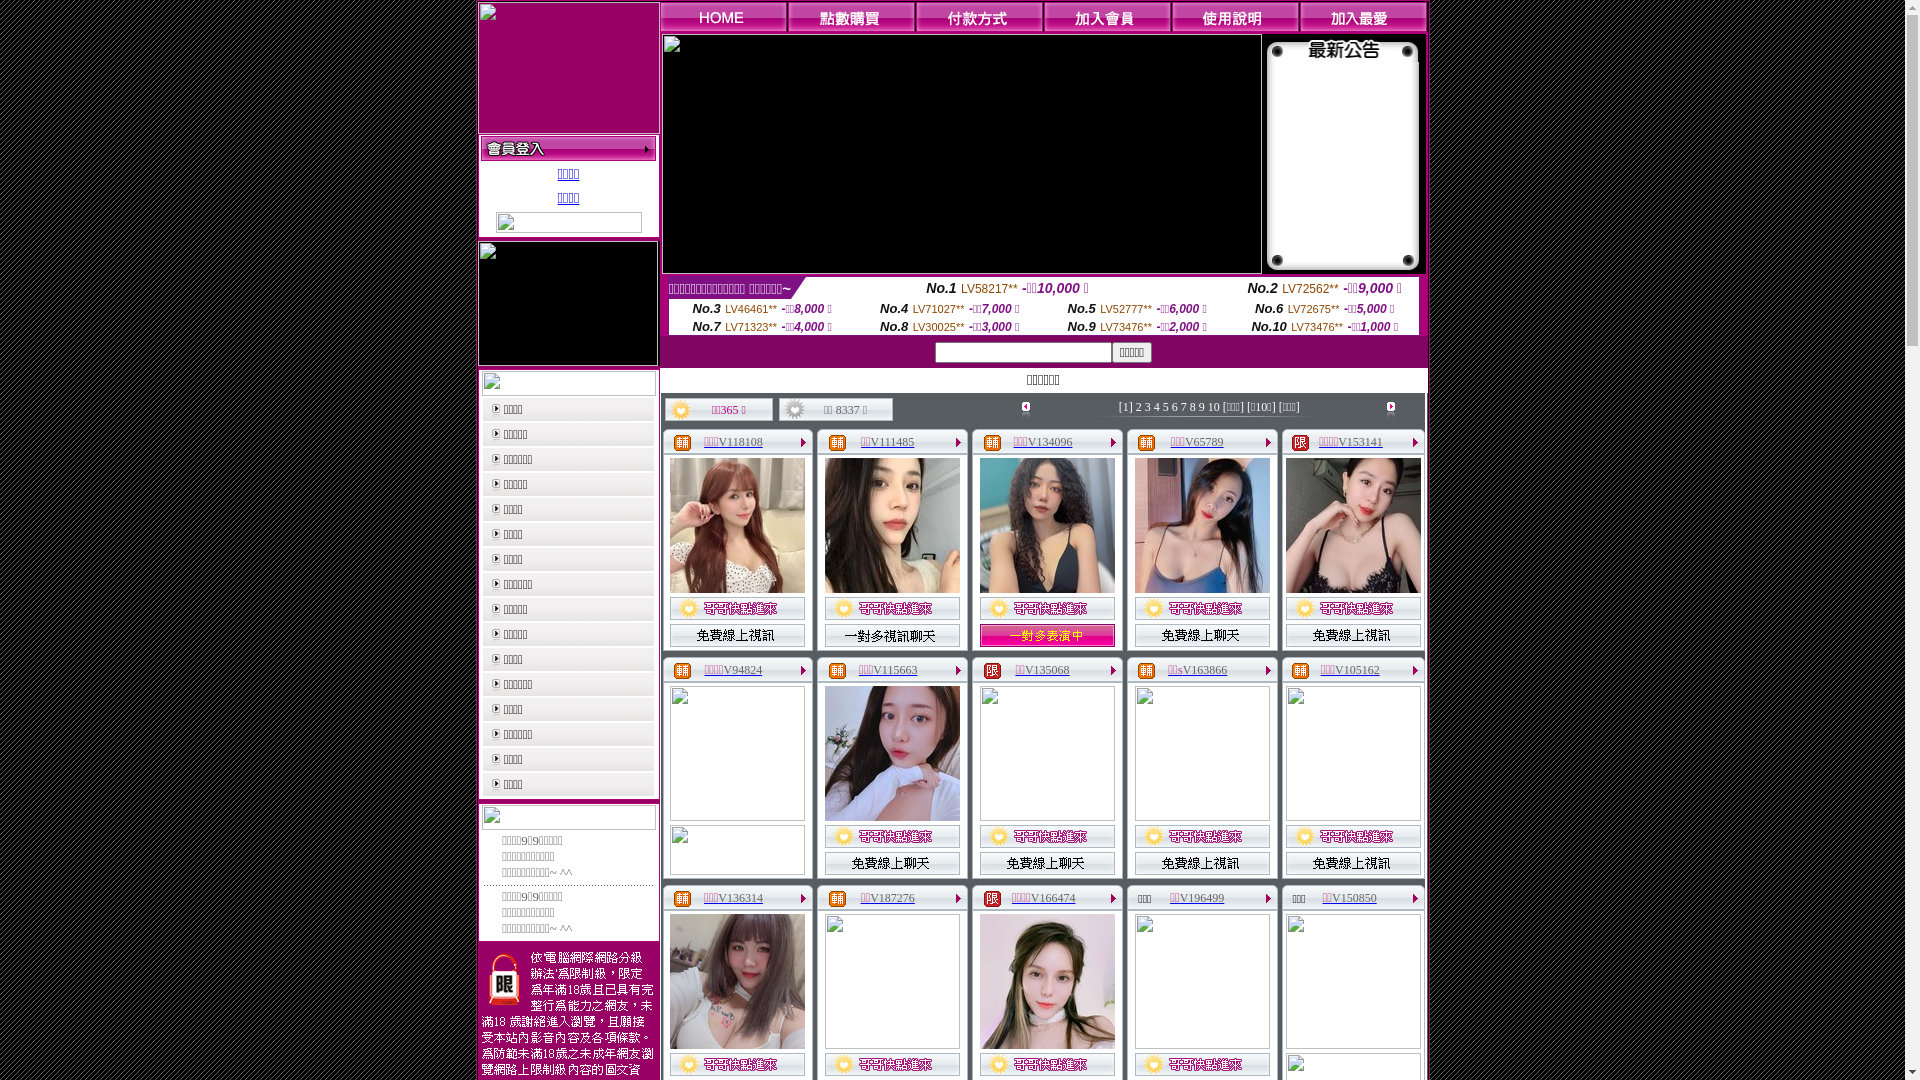 This screenshot has height=1080, width=1920. What do you see at coordinates (1166, 406) in the screenshot?
I see `'5'` at bounding box center [1166, 406].